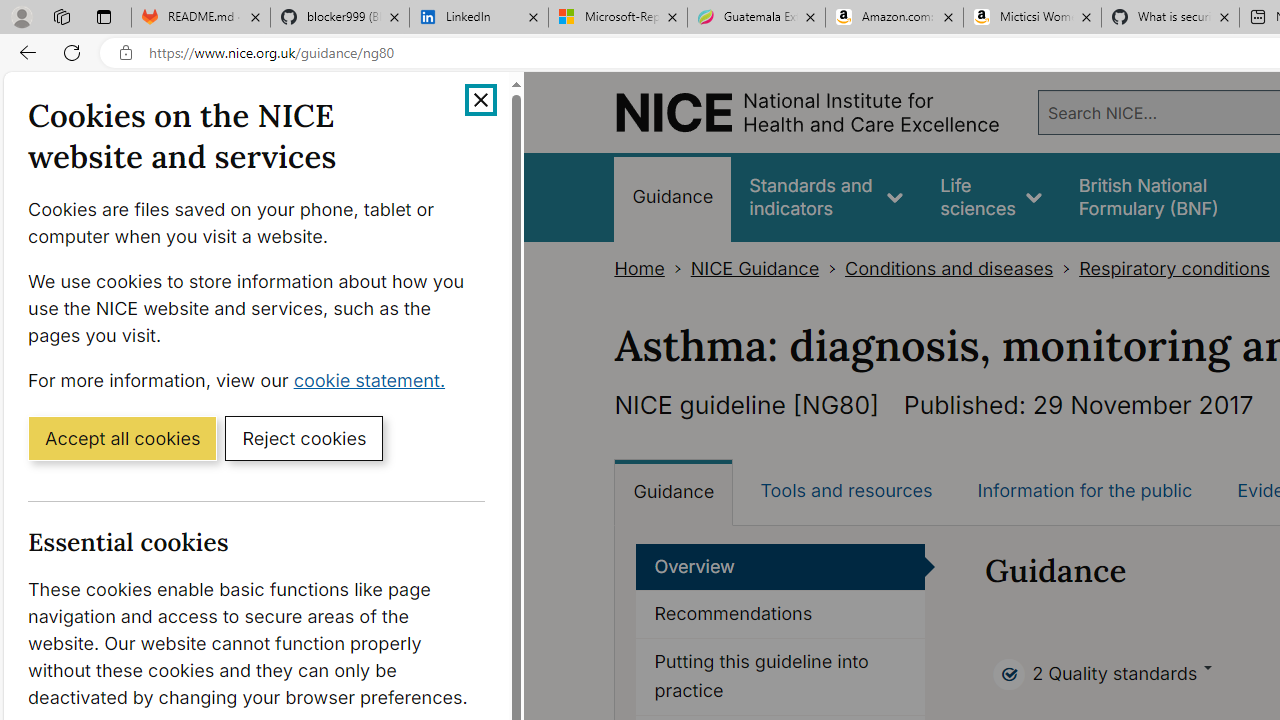 The image size is (1280, 720). What do you see at coordinates (780, 676) in the screenshot?
I see `'Putting this guideline into practice'` at bounding box center [780, 676].